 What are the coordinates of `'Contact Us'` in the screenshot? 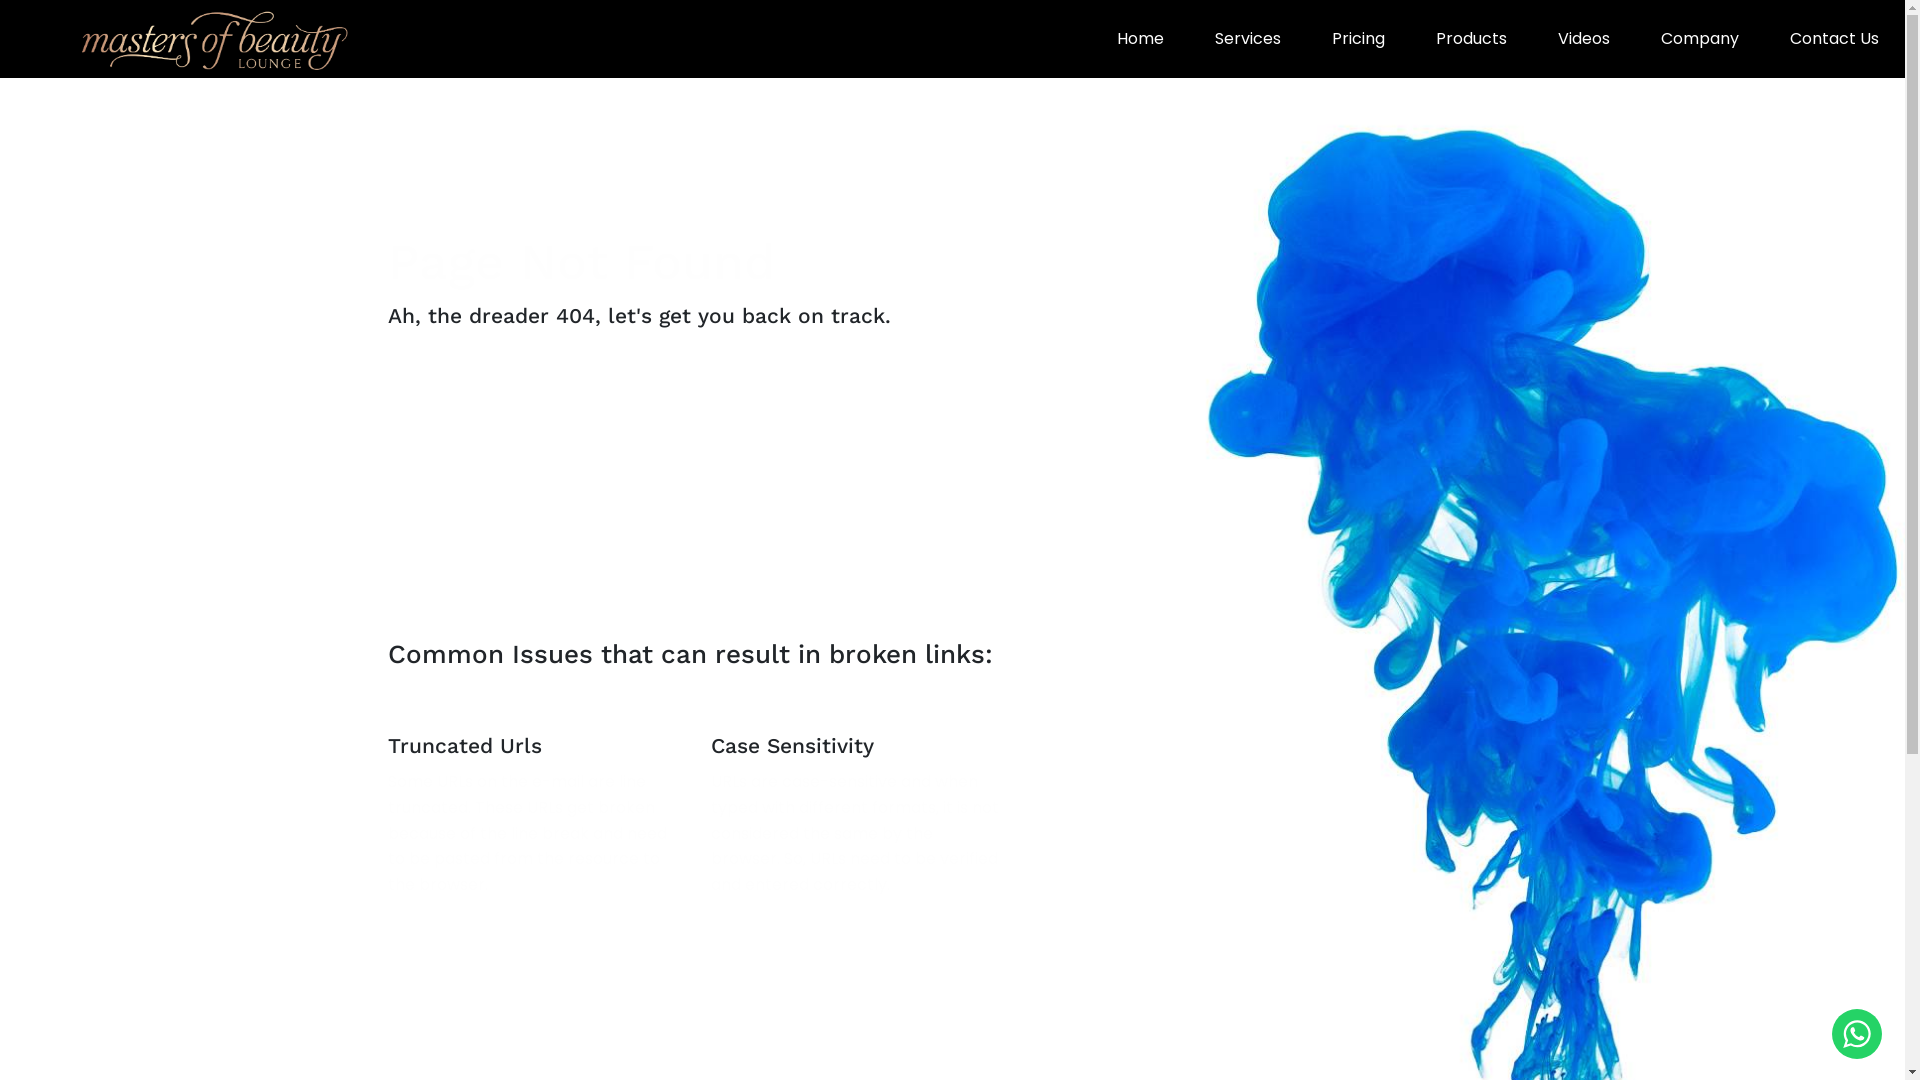 It's located at (1834, 38).